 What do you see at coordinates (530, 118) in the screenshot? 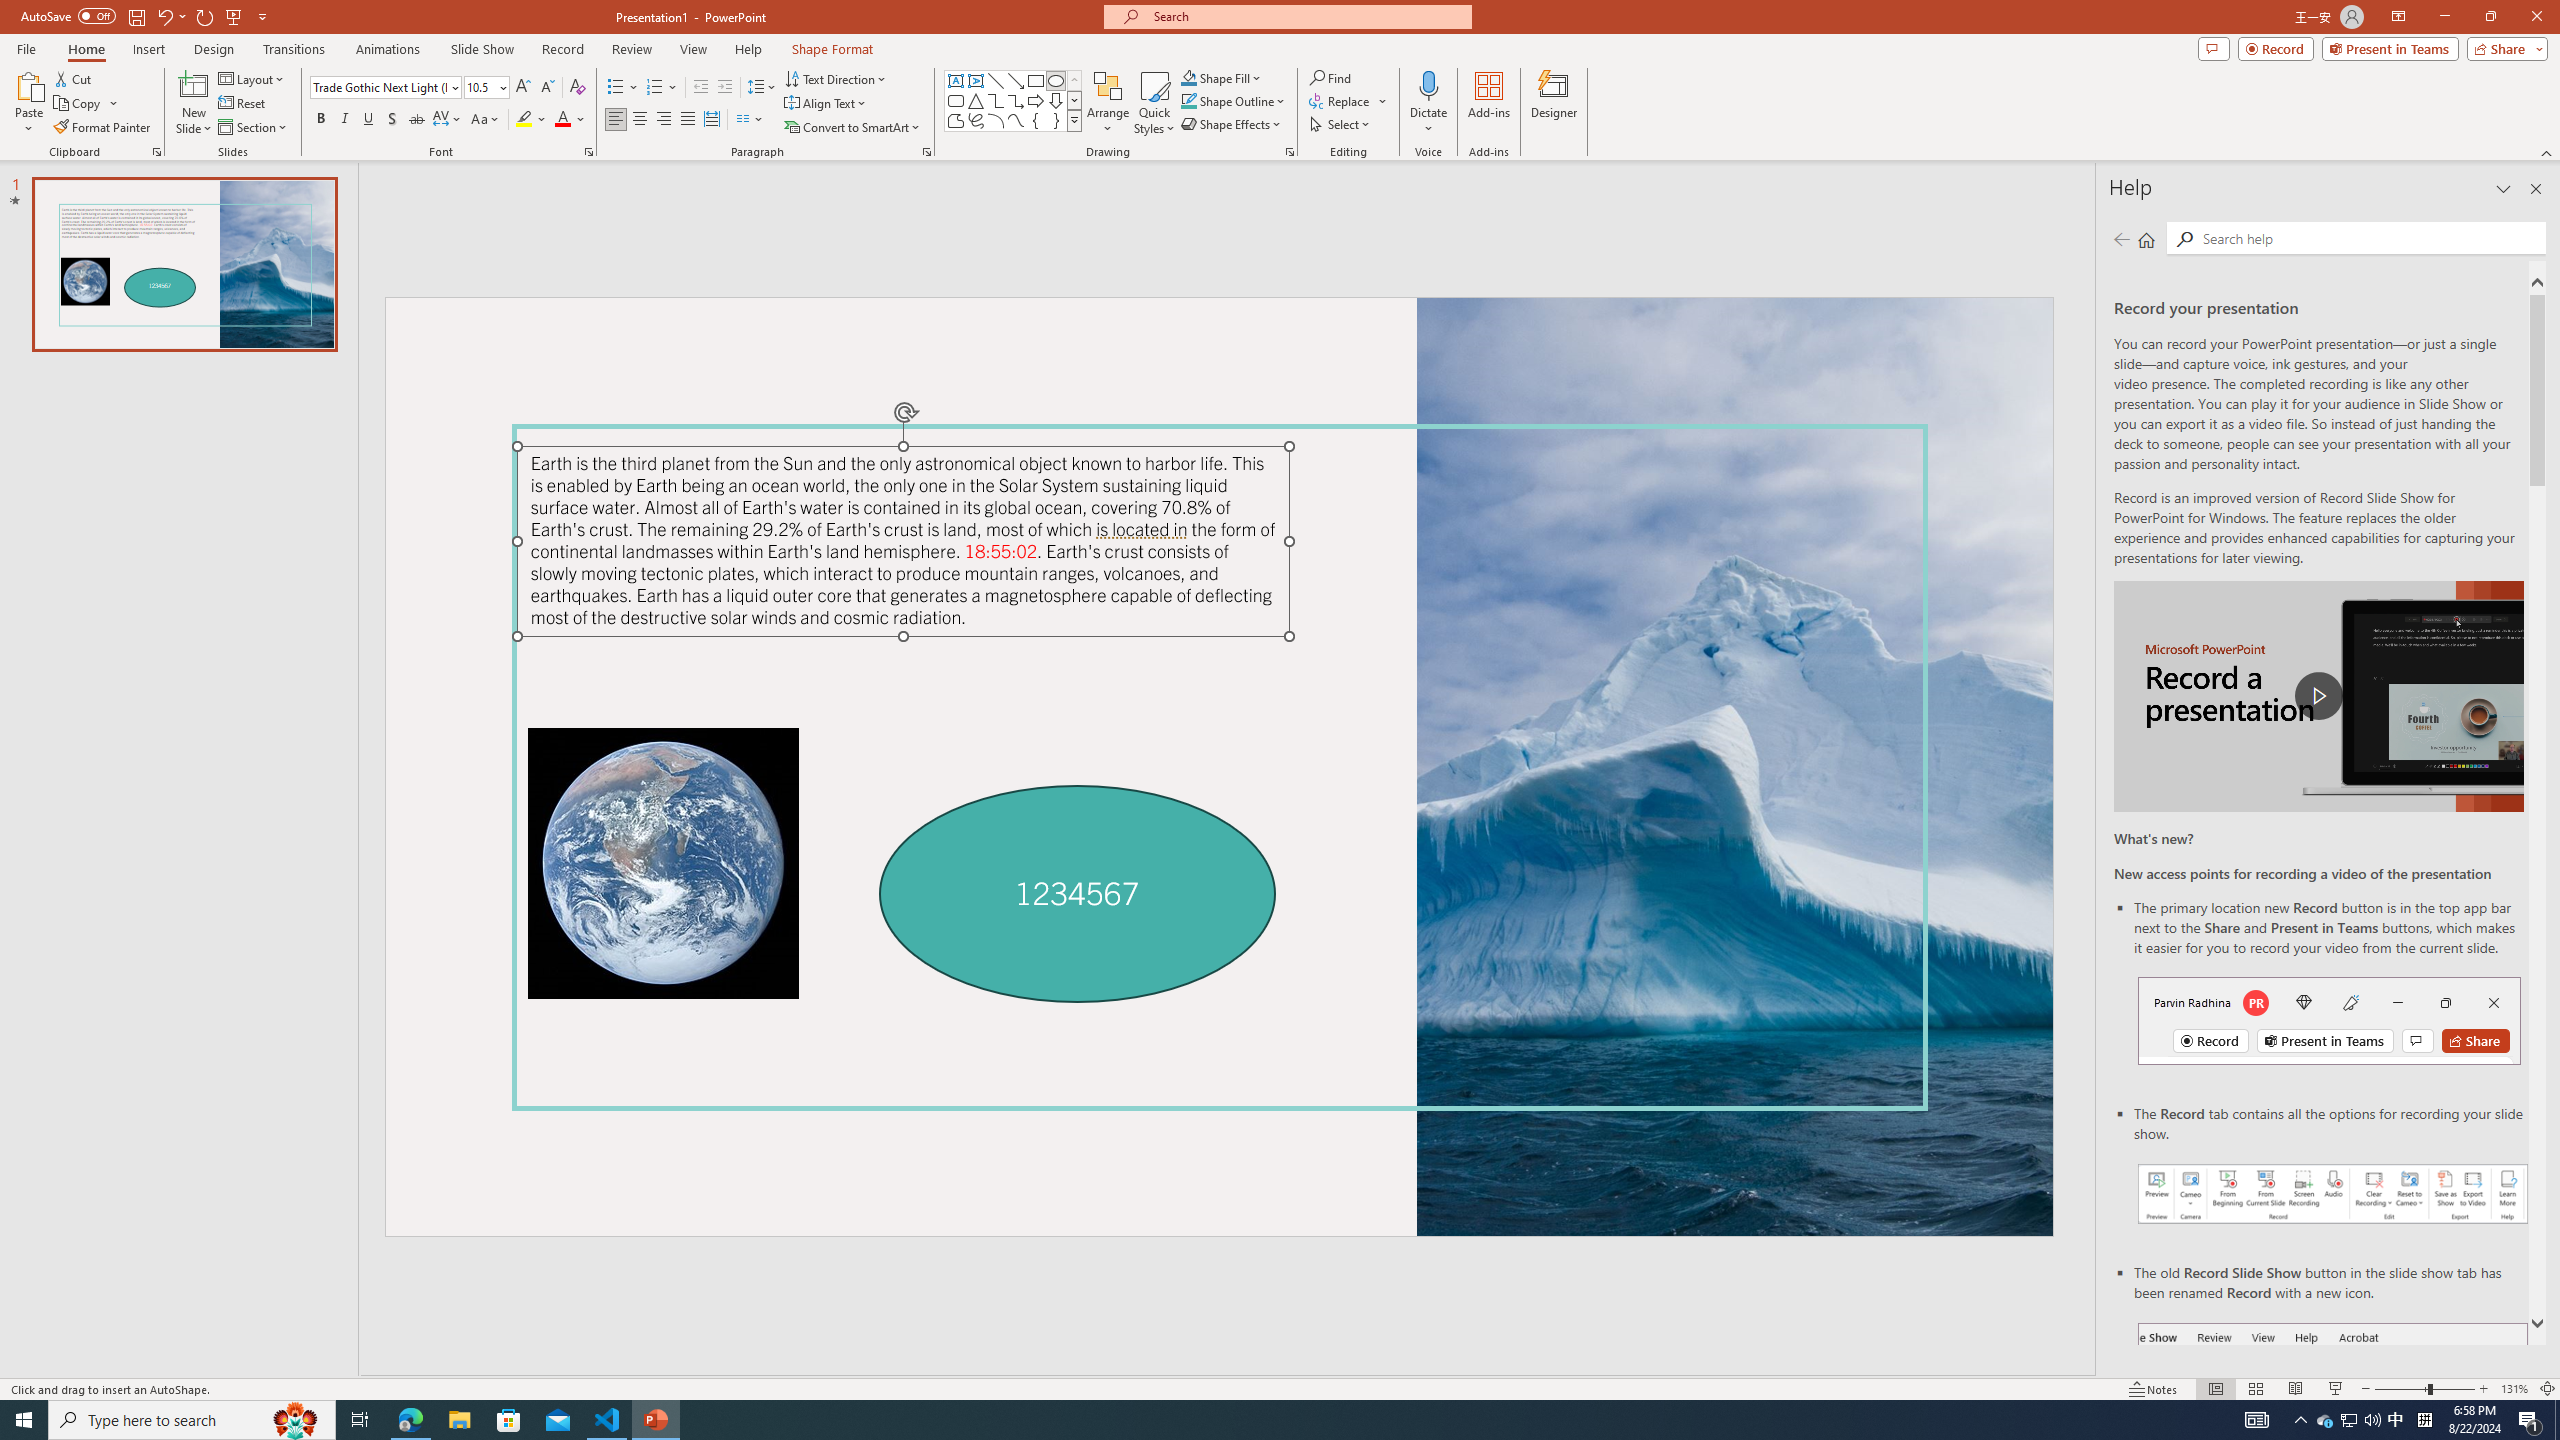
I see `'Text Highlight Color'` at bounding box center [530, 118].